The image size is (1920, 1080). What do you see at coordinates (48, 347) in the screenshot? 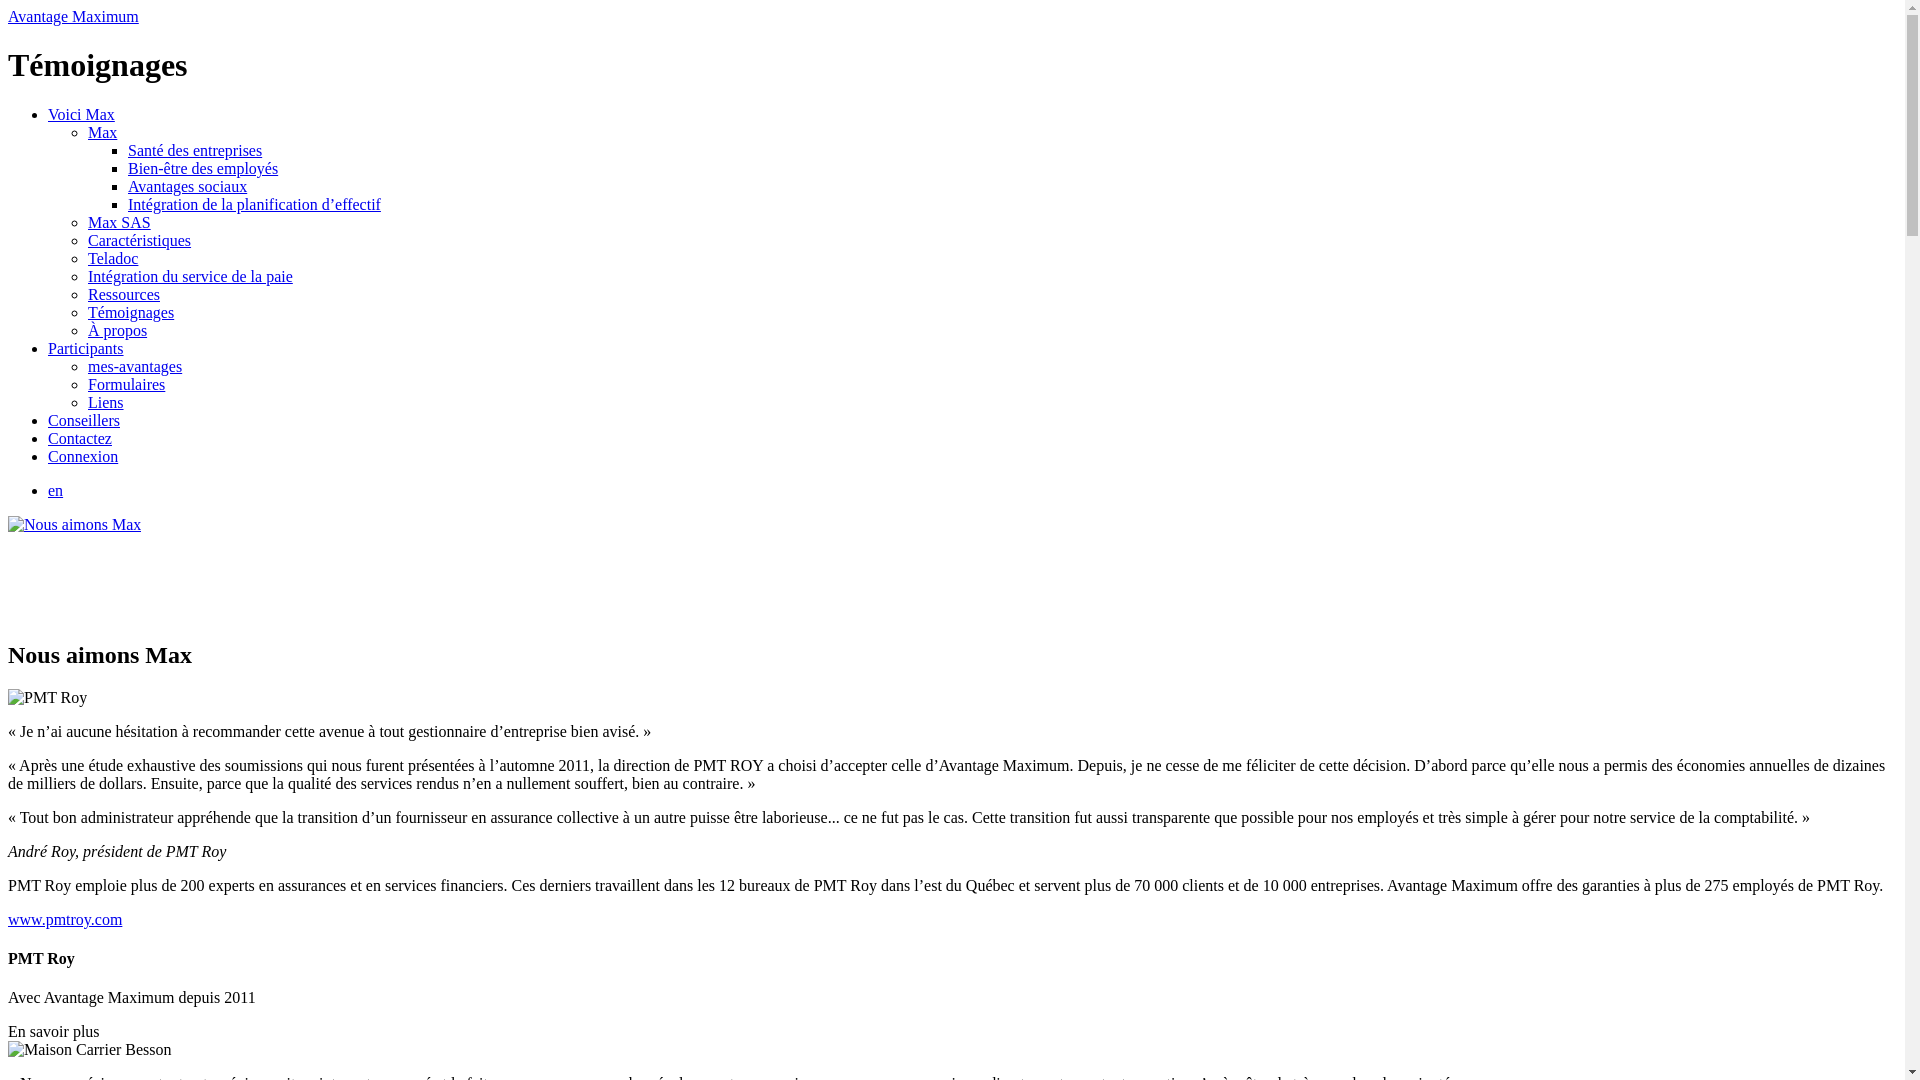
I see `'Participants'` at bounding box center [48, 347].